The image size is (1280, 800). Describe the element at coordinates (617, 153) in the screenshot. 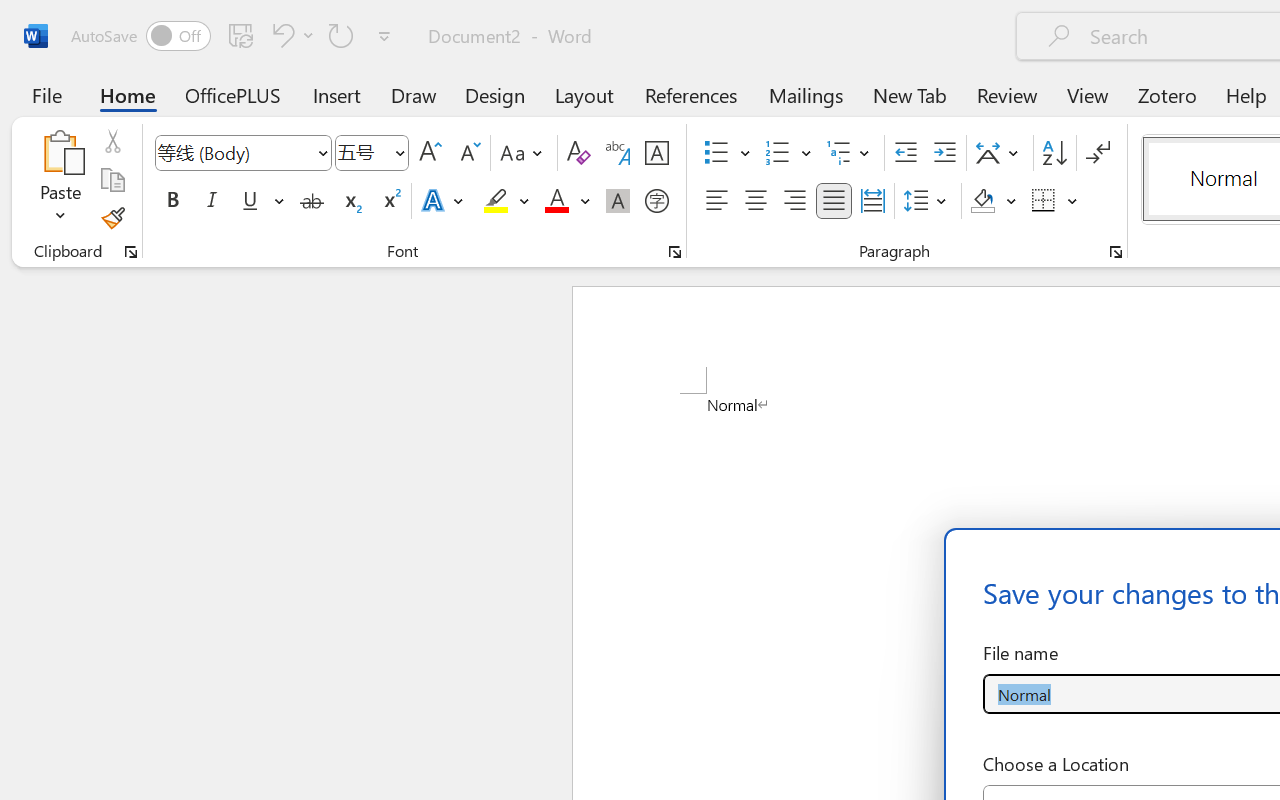

I see `'Phonetic Guide...'` at that location.